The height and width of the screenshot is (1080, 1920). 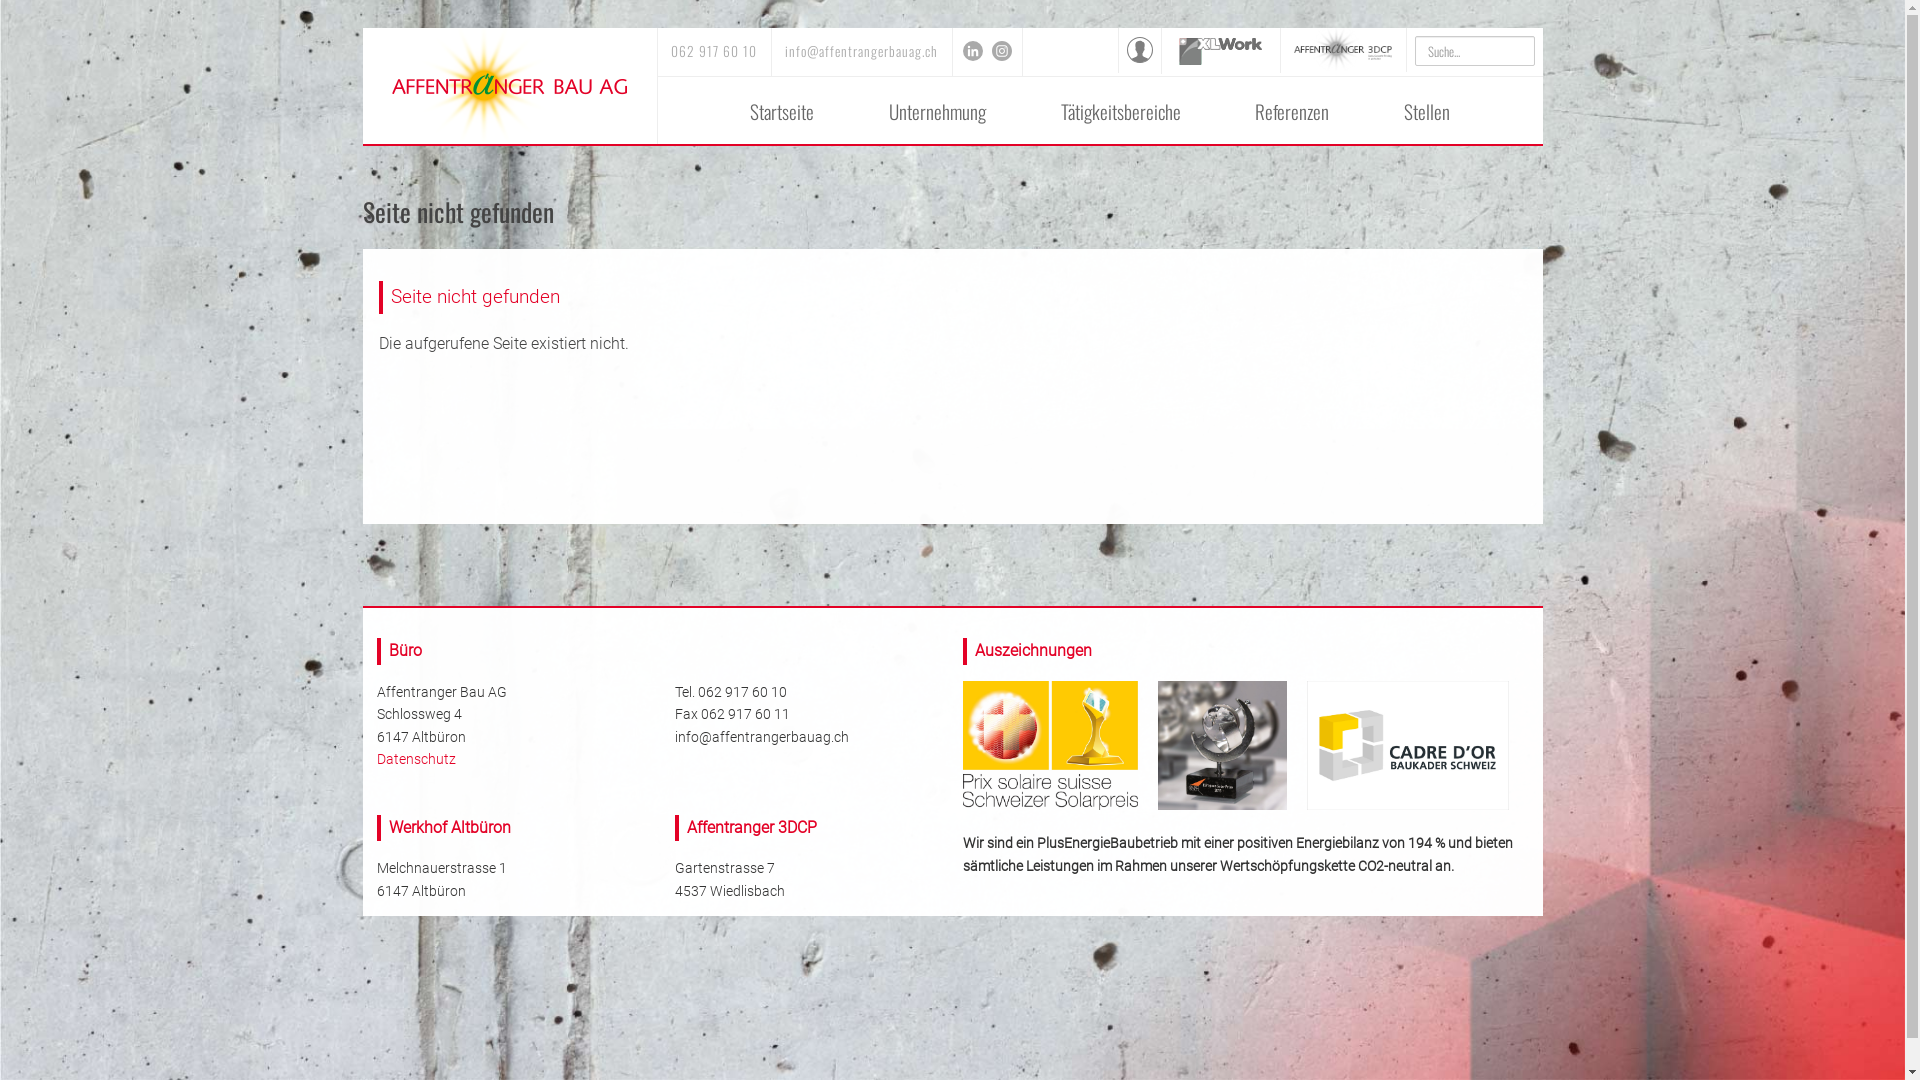 What do you see at coordinates (1140, 56) in the screenshot?
I see `'Intranet'` at bounding box center [1140, 56].